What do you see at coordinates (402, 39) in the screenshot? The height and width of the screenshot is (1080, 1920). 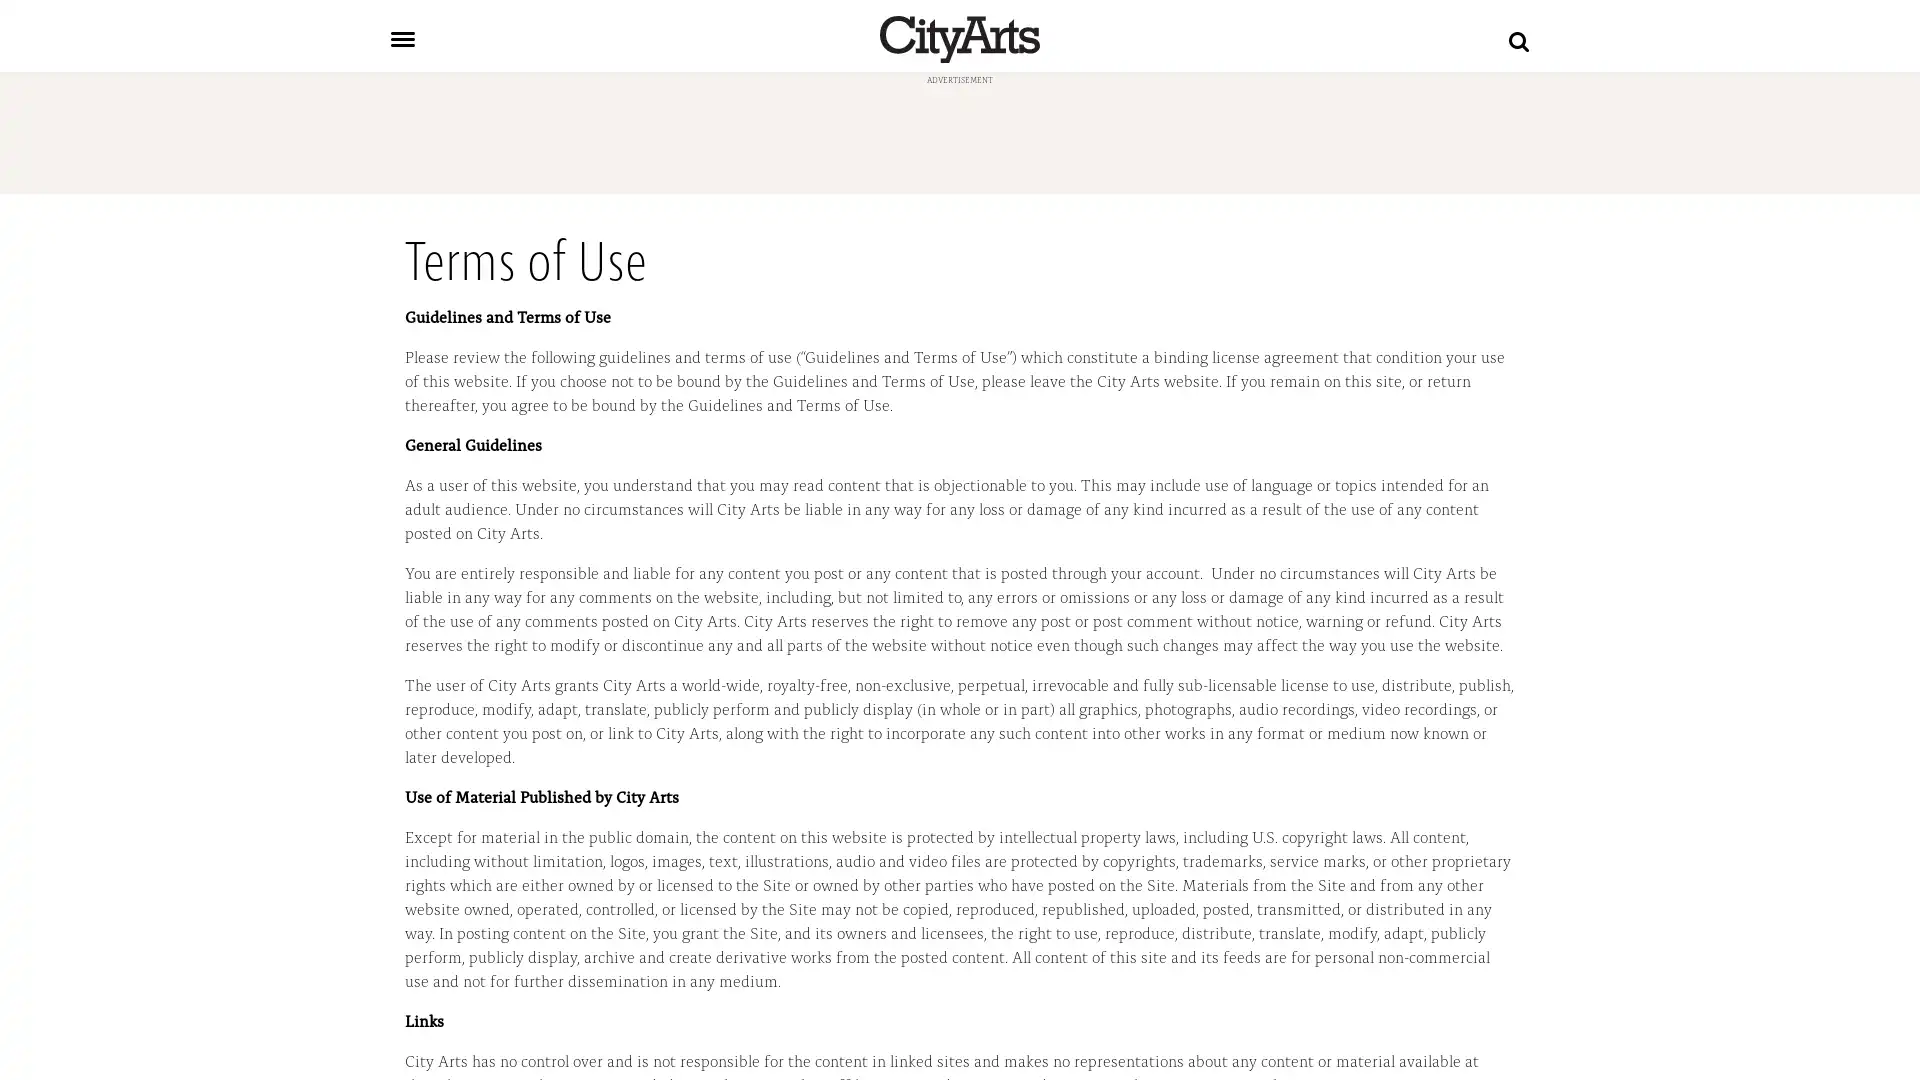 I see `Toggle navigation` at bounding box center [402, 39].